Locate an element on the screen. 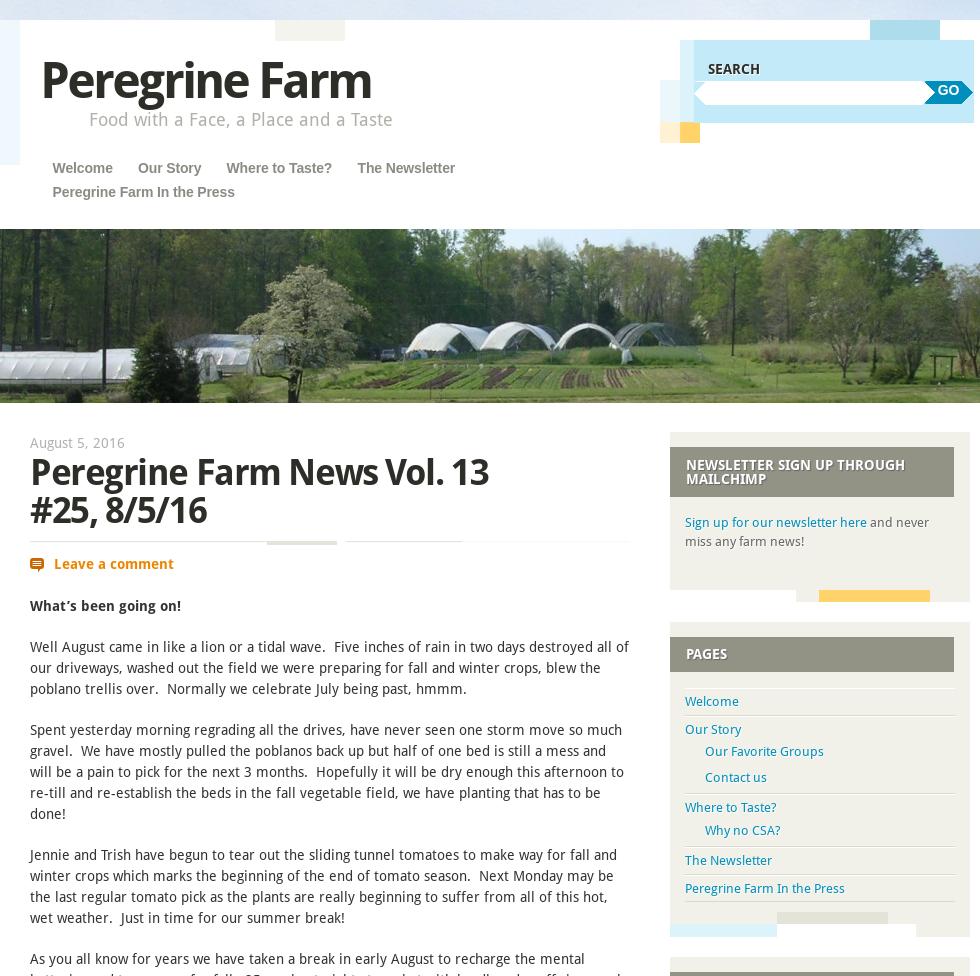 Image resolution: width=980 pixels, height=976 pixels. 'Spent yesterday morning regrading all the drives, have never seen one storm move so much gravel.  We have mostly pulled the poblanos back up but half of one bed is still a mess and will be a pain to pick for the next 3 months.  Hopefully it will be dry enough this afternoon to re-till and re-establish the beds in the fall vegetable field, we have planting that has to be done!' is located at coordinates (327, 771).